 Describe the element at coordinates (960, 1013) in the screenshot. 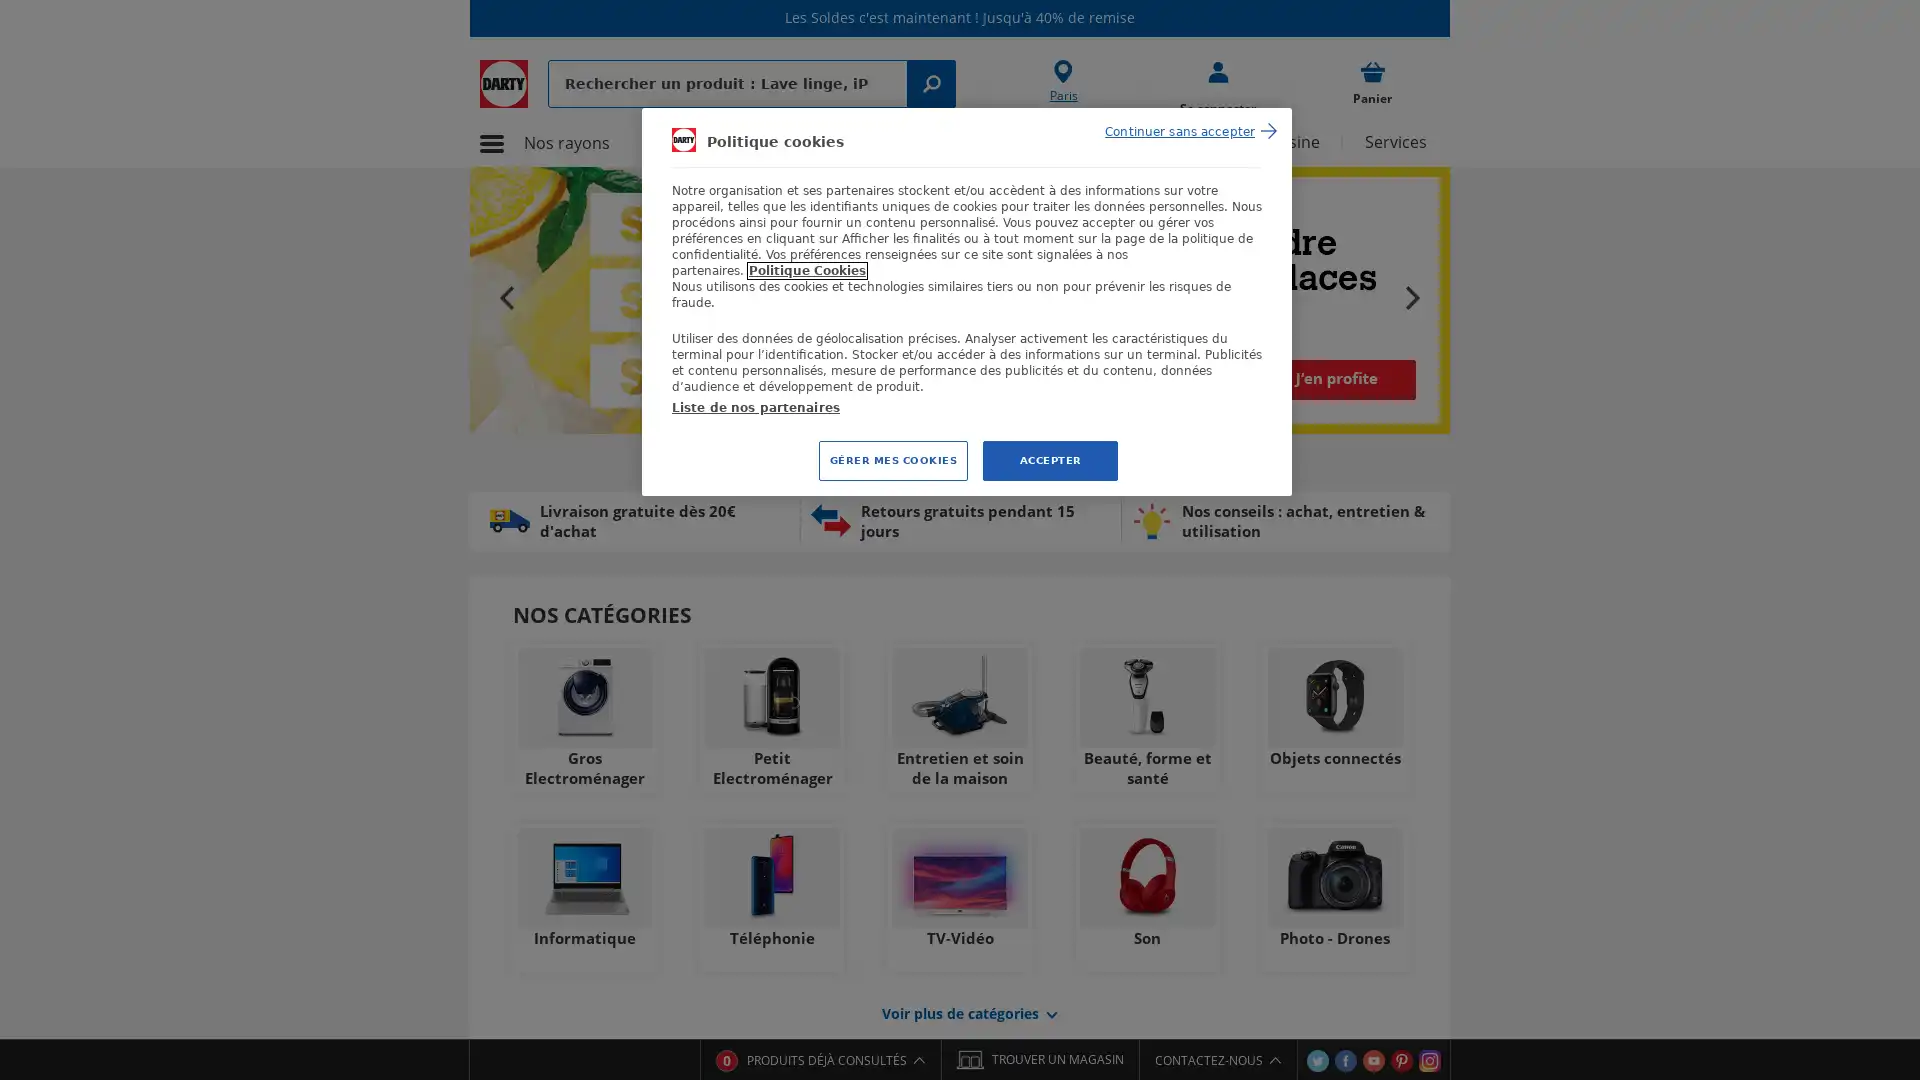

I see `Voir plusde categories` at that location.